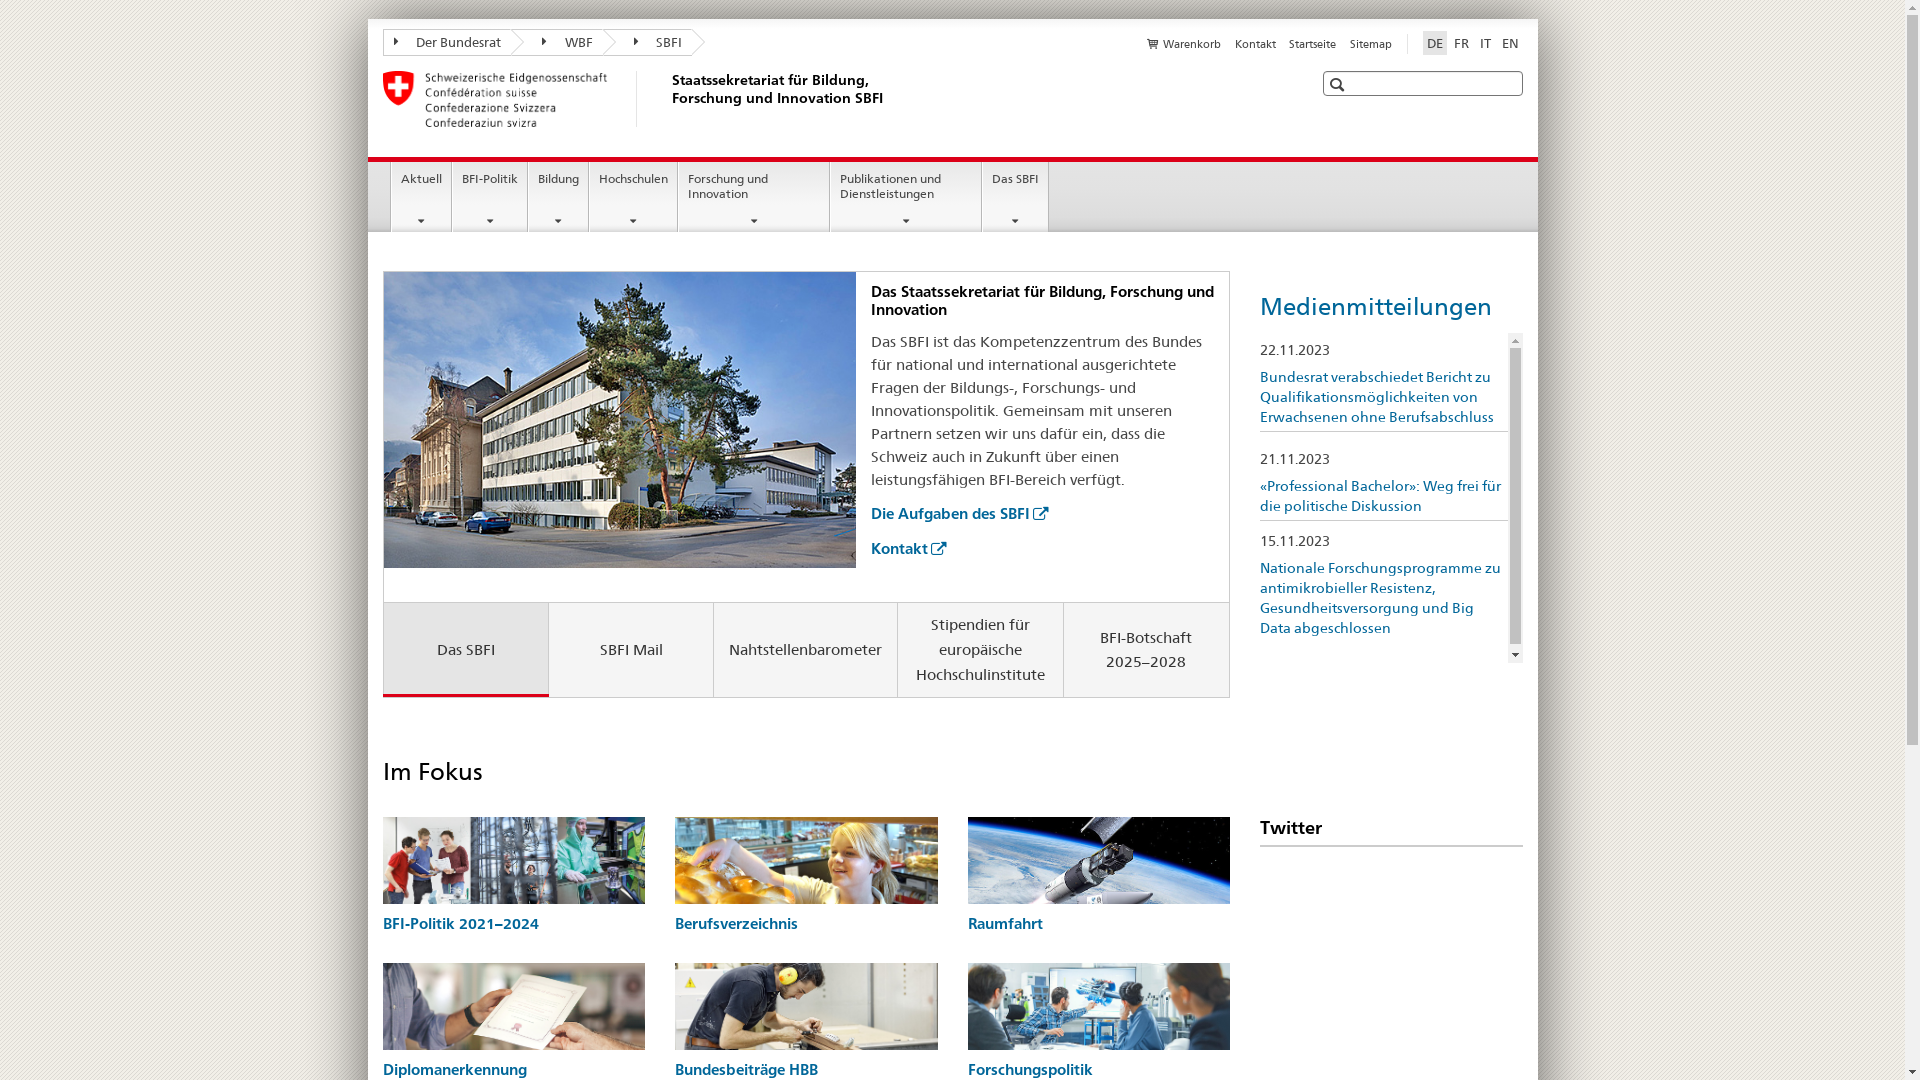  I want to click on 'SBFI', so click(600, 42).